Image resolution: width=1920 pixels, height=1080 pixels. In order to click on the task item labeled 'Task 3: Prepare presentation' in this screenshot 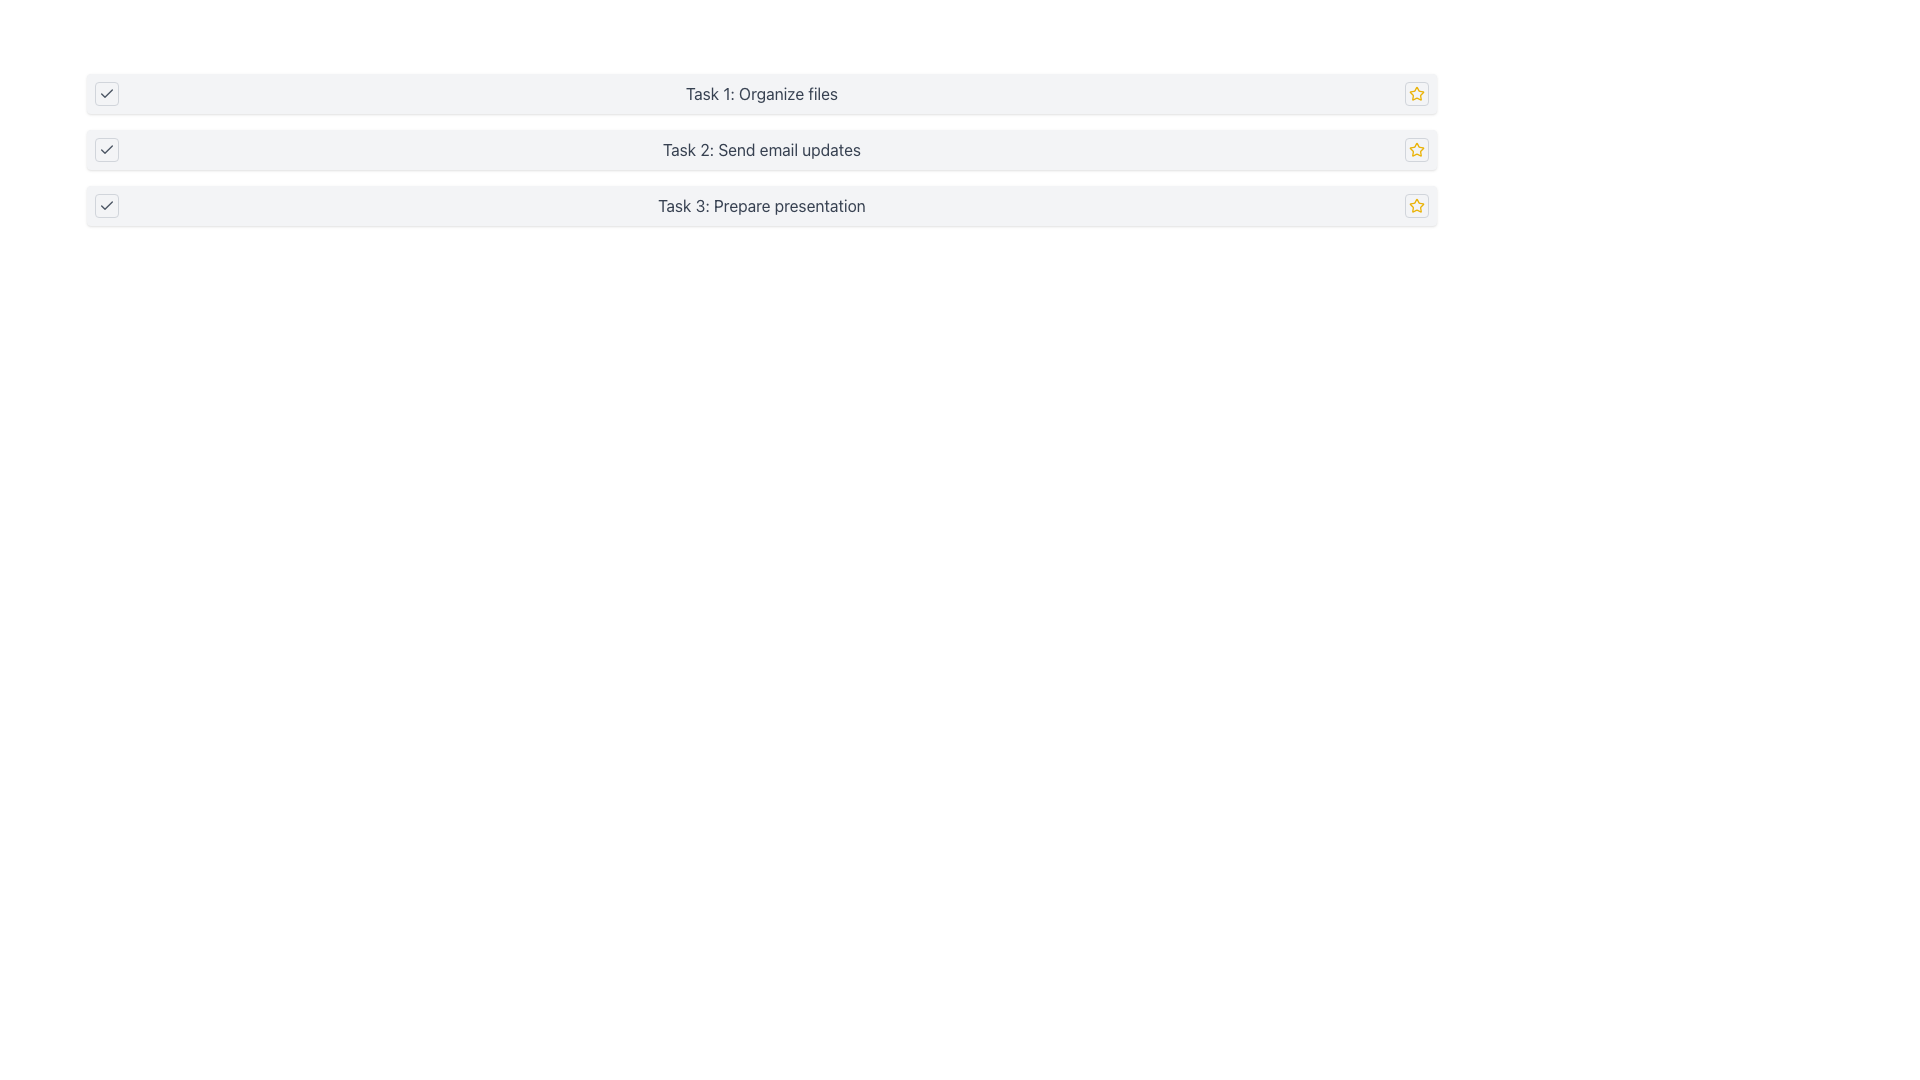, I will do `click(761, 205)`.